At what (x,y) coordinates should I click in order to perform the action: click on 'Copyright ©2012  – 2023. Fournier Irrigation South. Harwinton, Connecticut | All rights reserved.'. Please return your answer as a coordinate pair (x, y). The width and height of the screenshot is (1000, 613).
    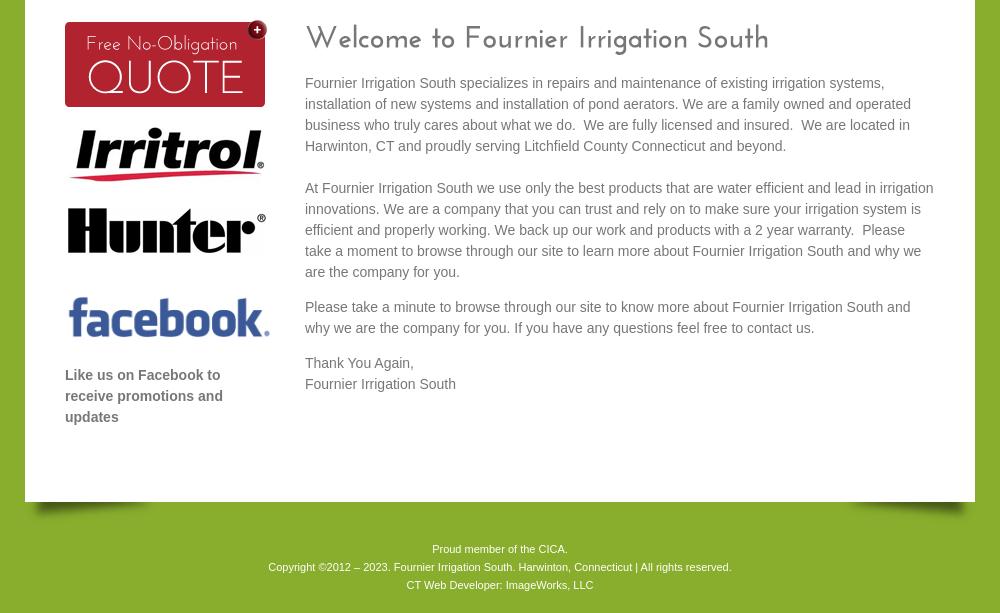
    Looking at the image, I should click on (498, 566).